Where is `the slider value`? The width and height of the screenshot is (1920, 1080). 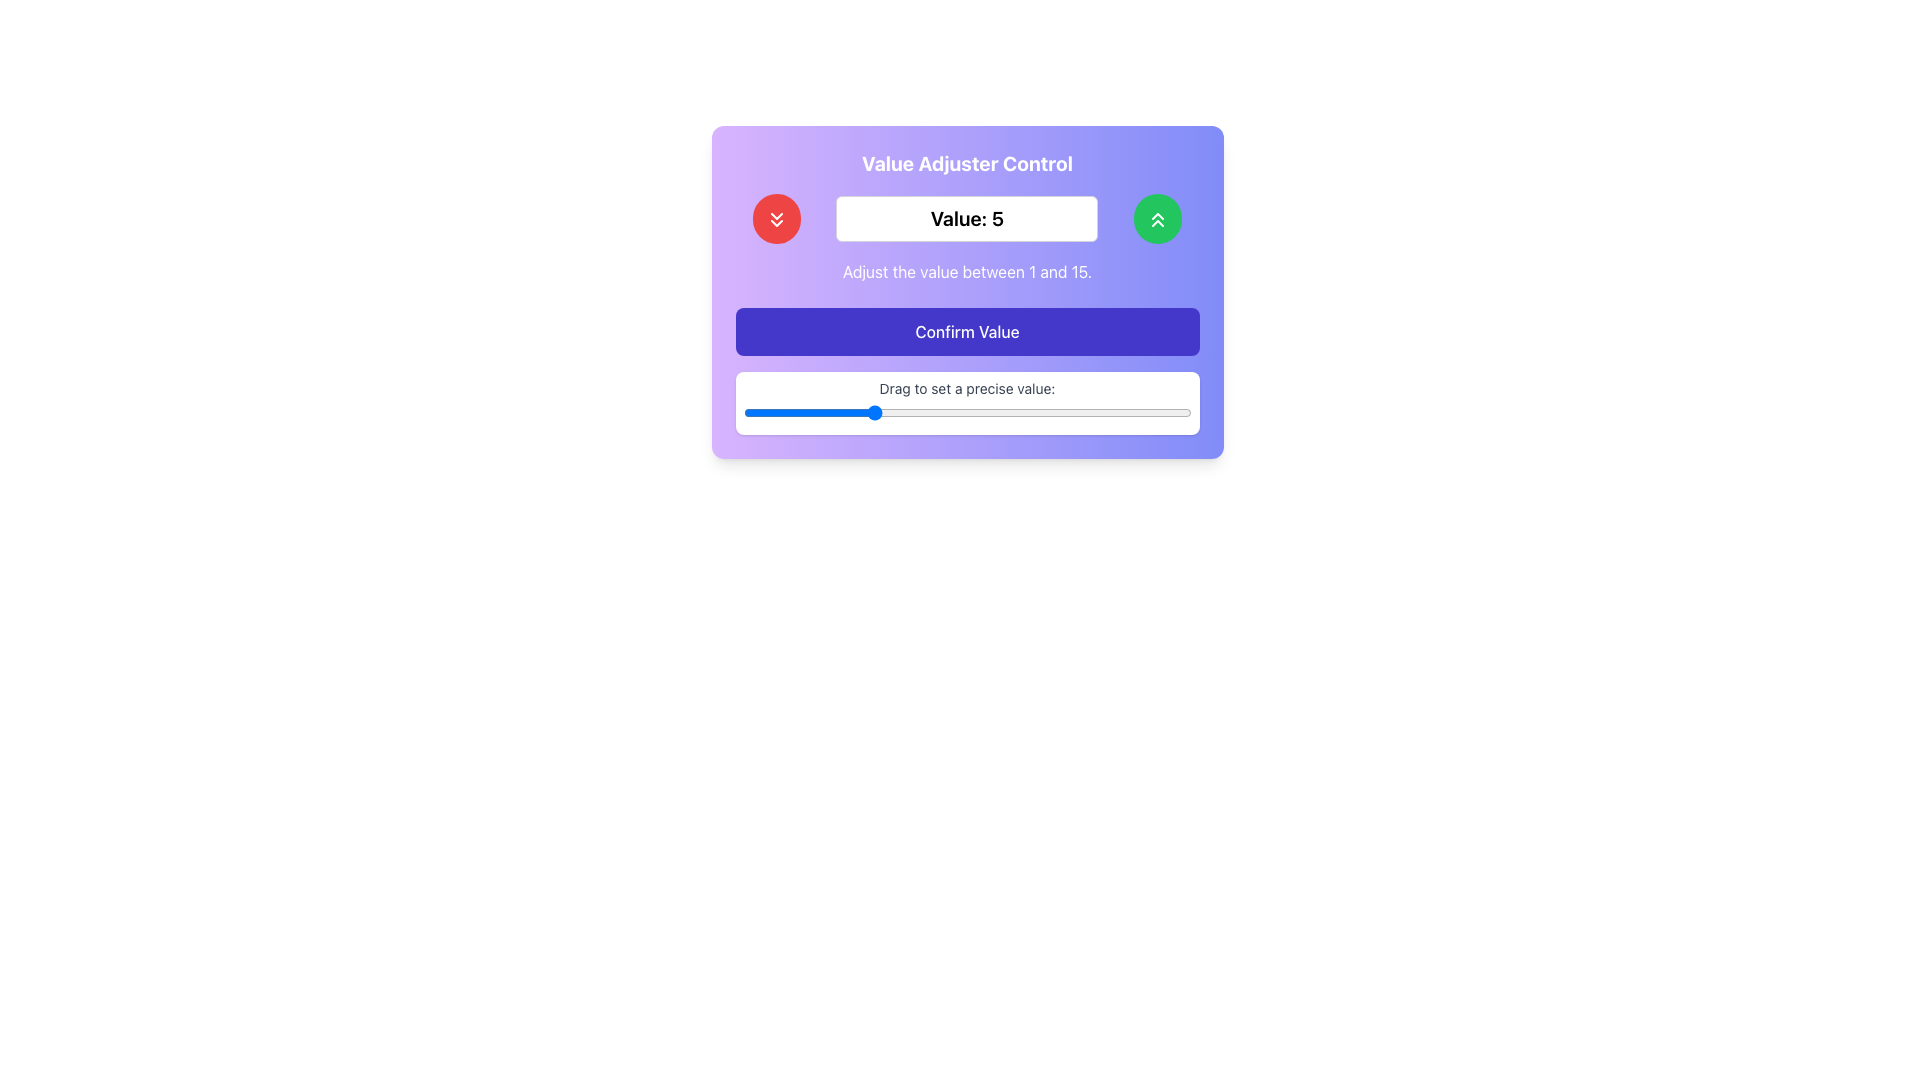 the slider value is located at coordinates (839, 412).